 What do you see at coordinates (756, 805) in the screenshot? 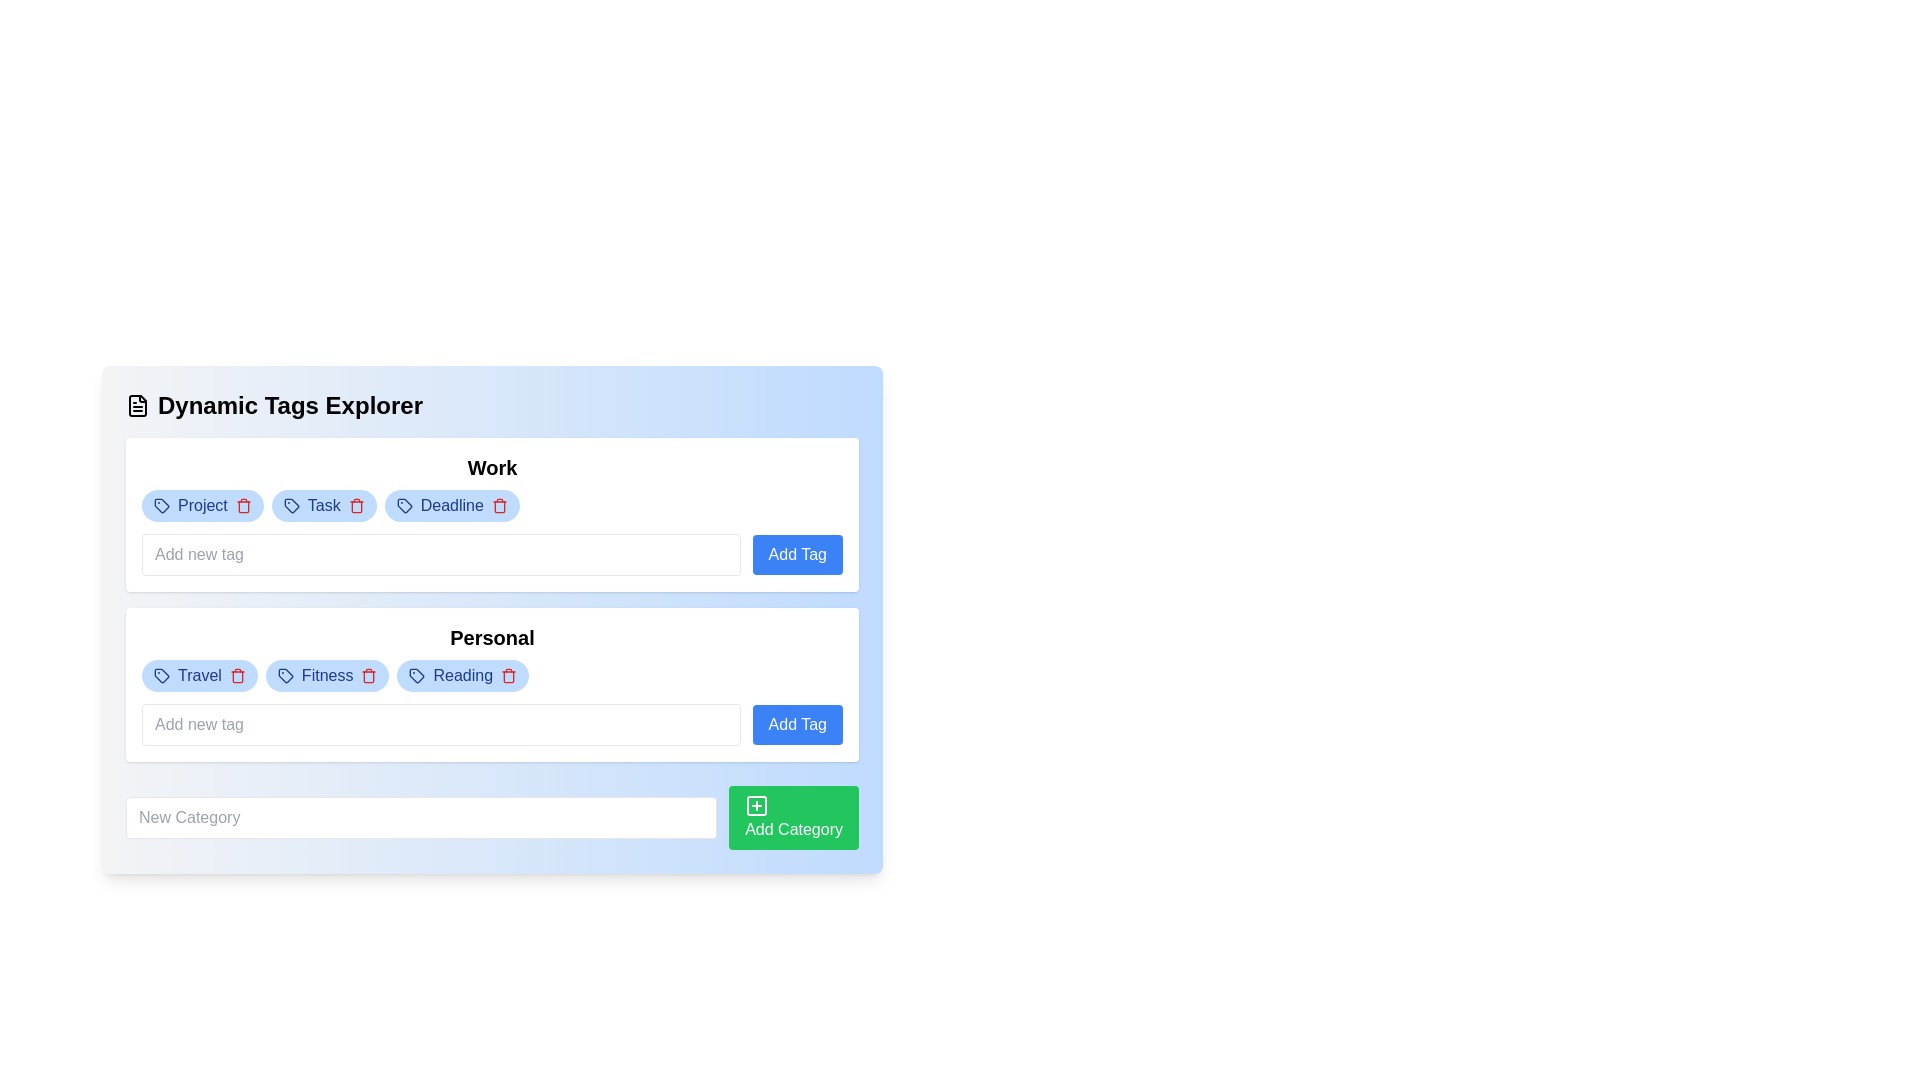
I see `the square-shaped icon embedded in the green 'Add Category' button` at bounding box center [756, 805].